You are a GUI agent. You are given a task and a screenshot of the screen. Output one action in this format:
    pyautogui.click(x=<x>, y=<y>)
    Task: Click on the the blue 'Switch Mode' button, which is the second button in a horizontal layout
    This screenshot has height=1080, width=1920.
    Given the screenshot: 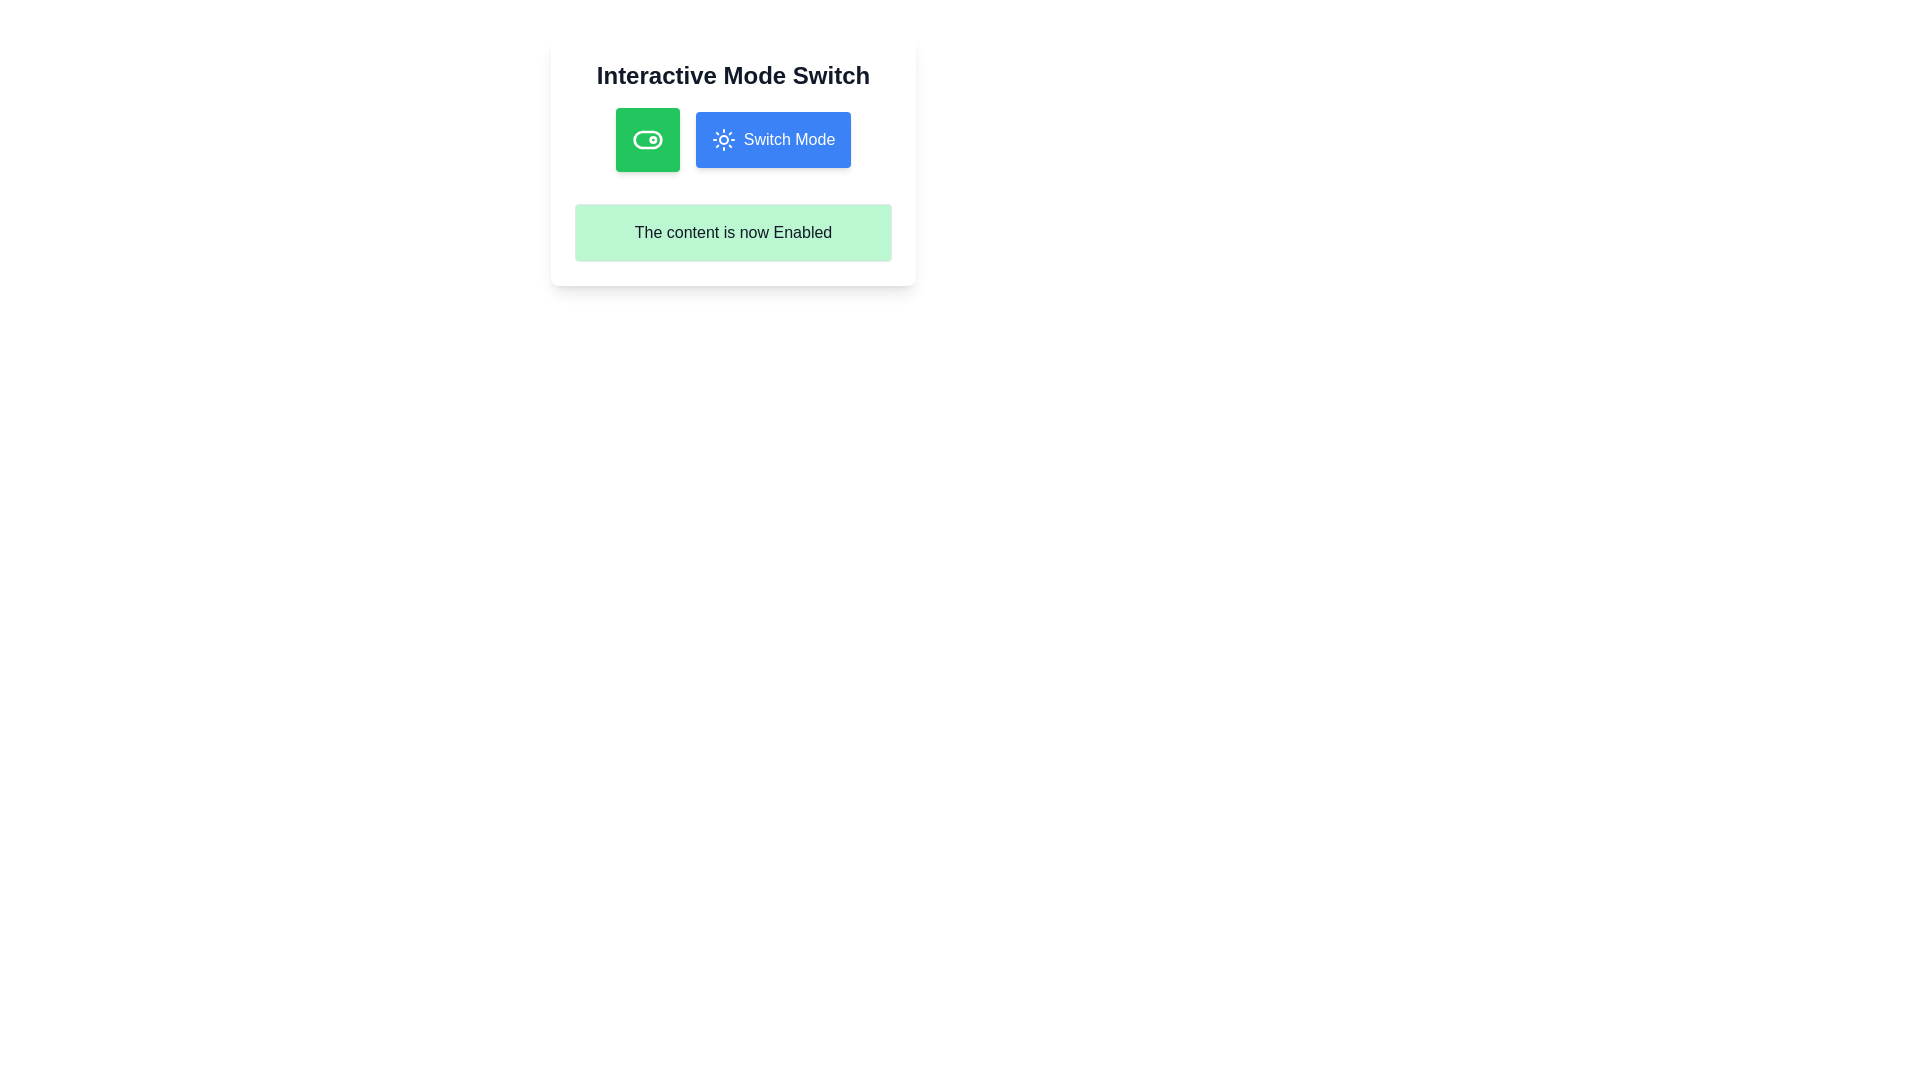 What is the action you would take?
    pyautogui.click(x=732, y=160)
    